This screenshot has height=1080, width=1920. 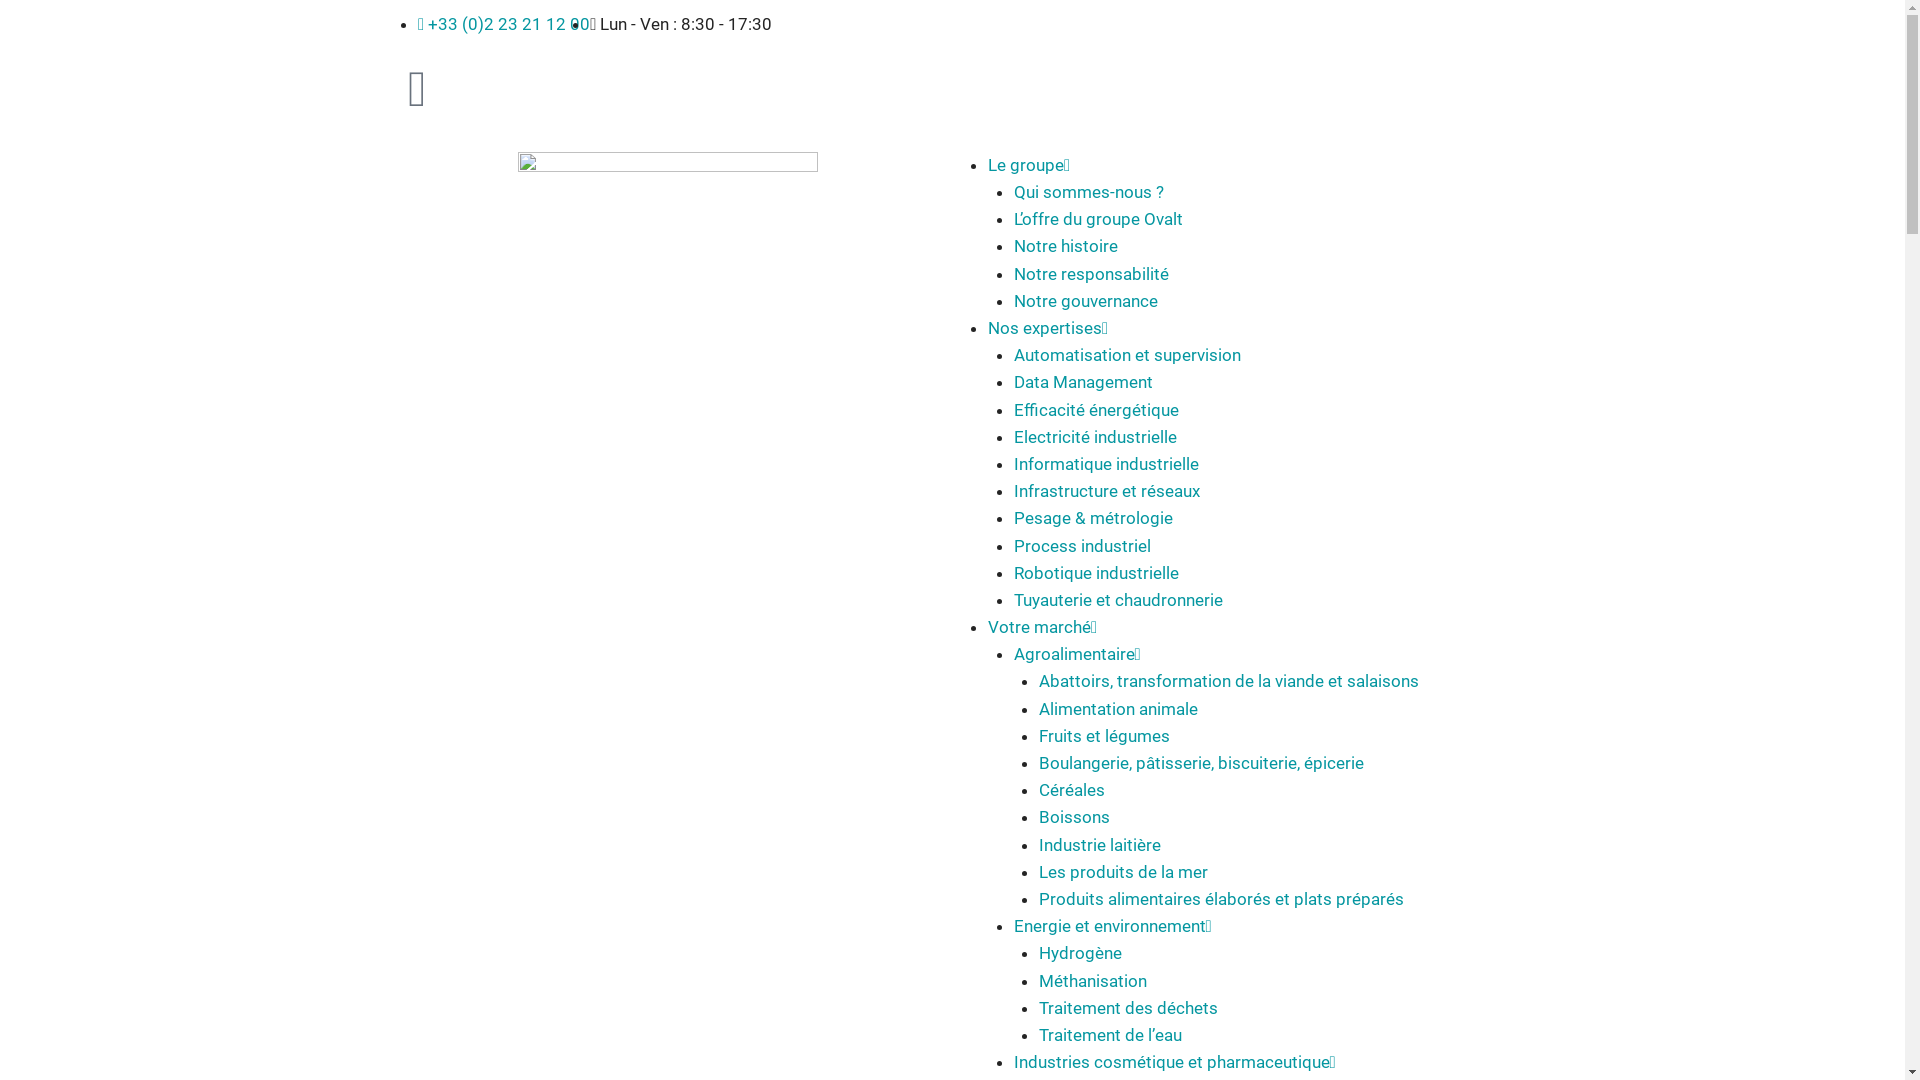 I want to click on 'Energie et environnement', so click(x=1108, y=925).